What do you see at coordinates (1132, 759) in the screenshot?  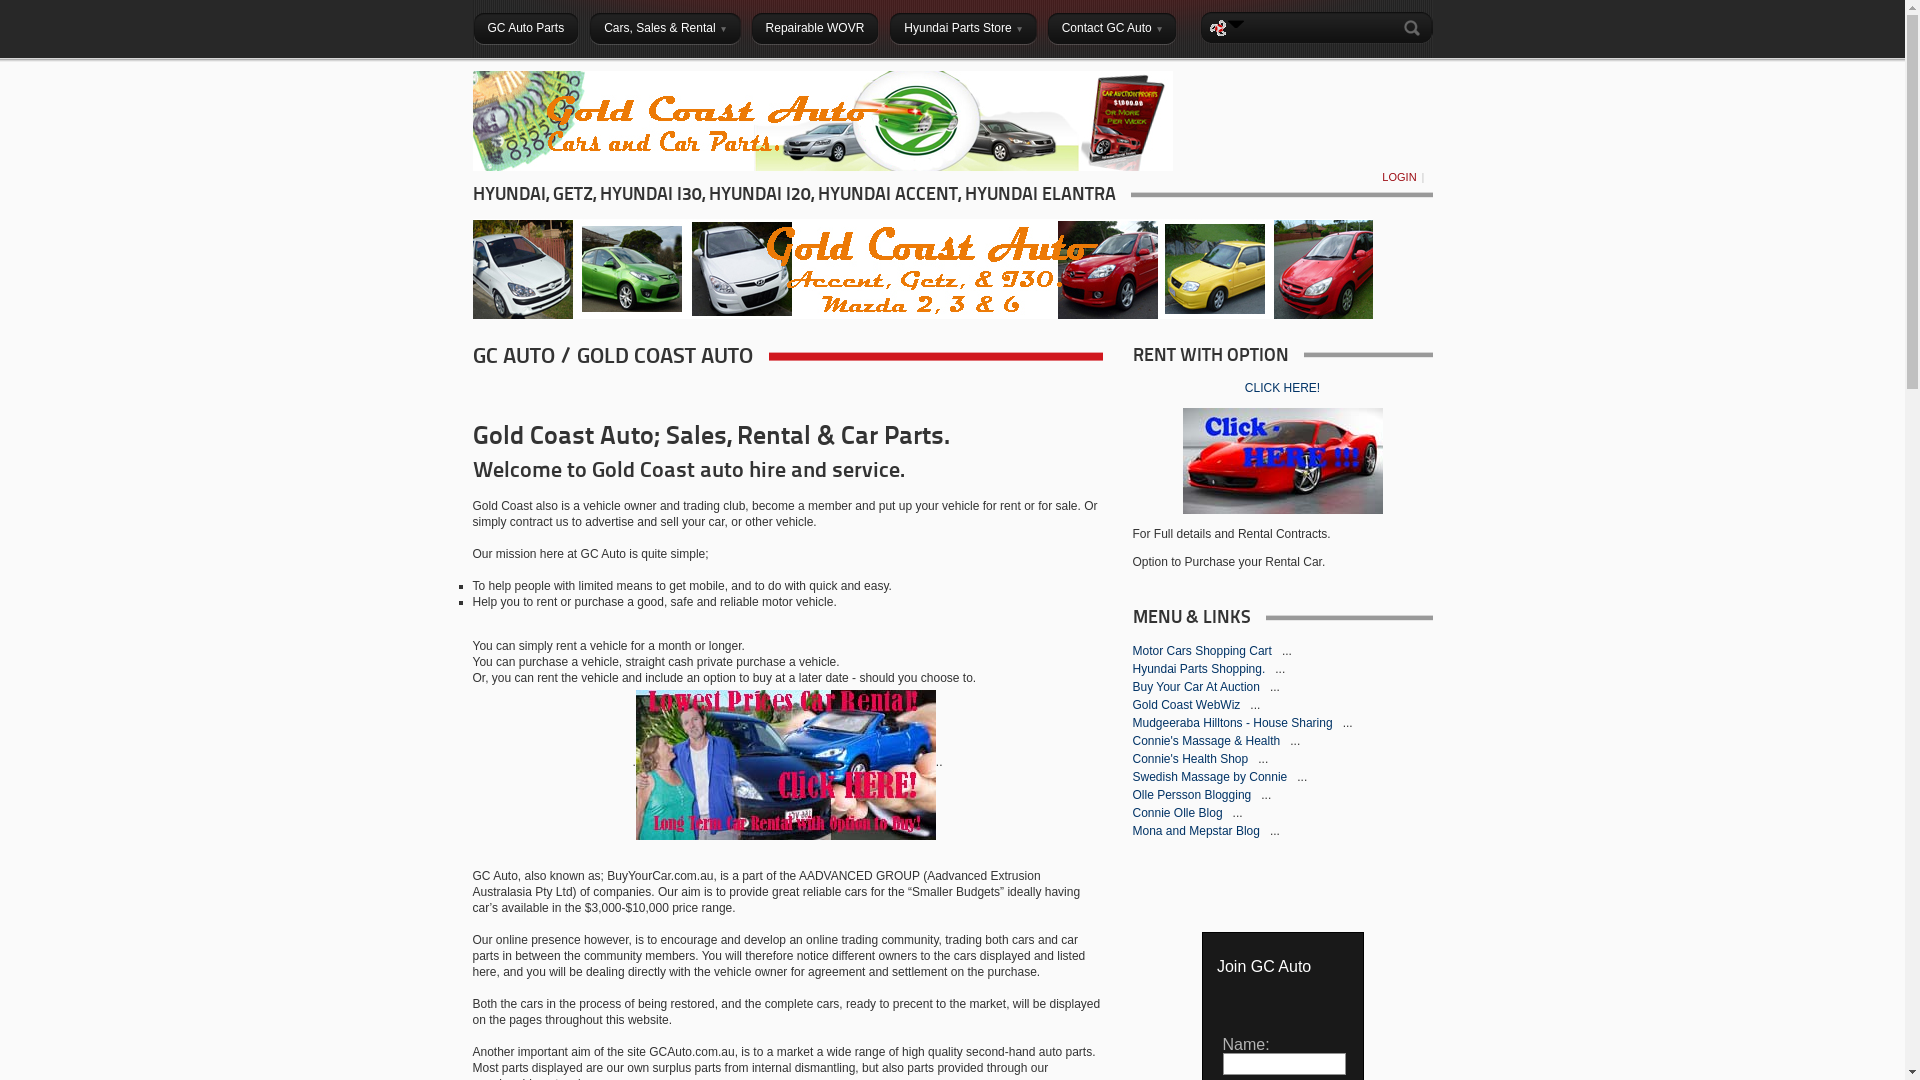 I see `'Connie's Health Shop'` at bounding box center [1132, 759].